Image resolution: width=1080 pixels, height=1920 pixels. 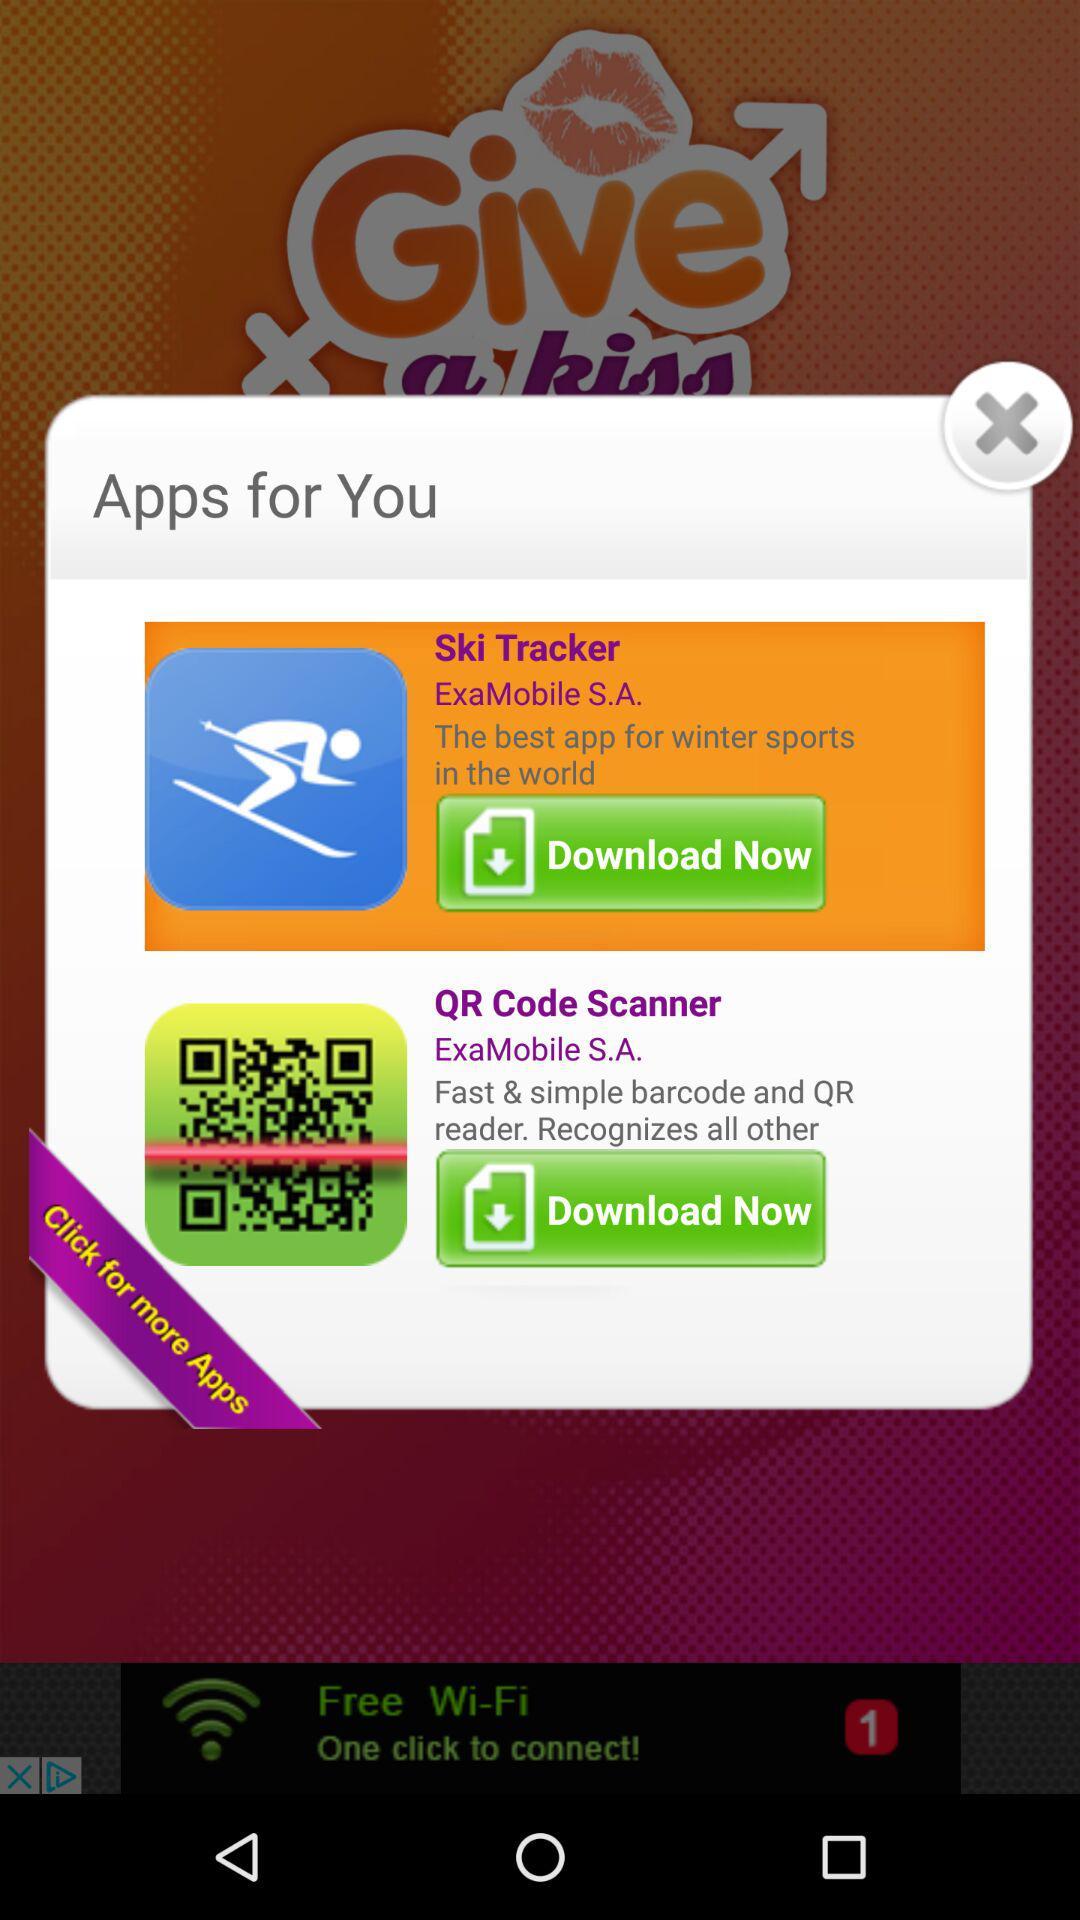 What do you see at coordinates (649, 1002) in the screenshot?
I see `qr code scanner item` at bounding box center [649, 1002].